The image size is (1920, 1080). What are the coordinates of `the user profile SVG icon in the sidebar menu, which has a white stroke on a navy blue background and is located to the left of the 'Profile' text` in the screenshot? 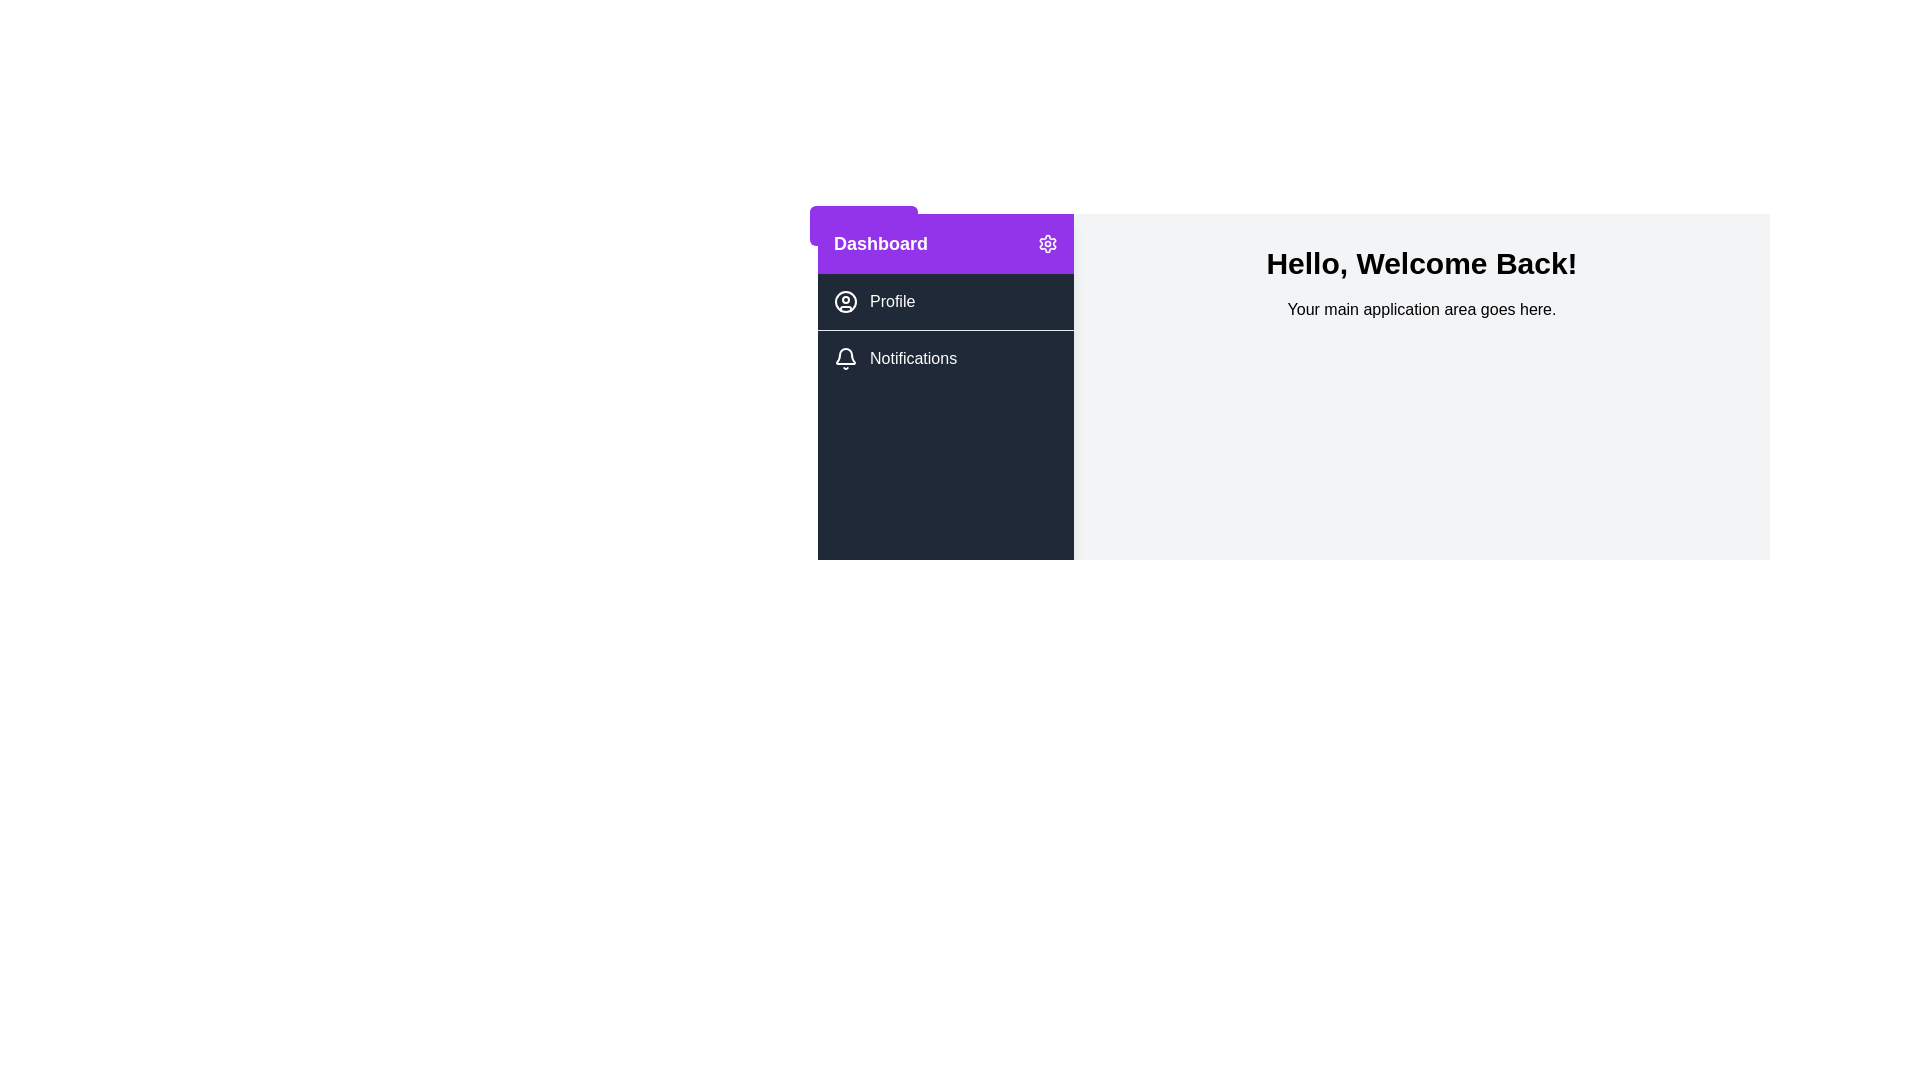 It's located at (845, 301).